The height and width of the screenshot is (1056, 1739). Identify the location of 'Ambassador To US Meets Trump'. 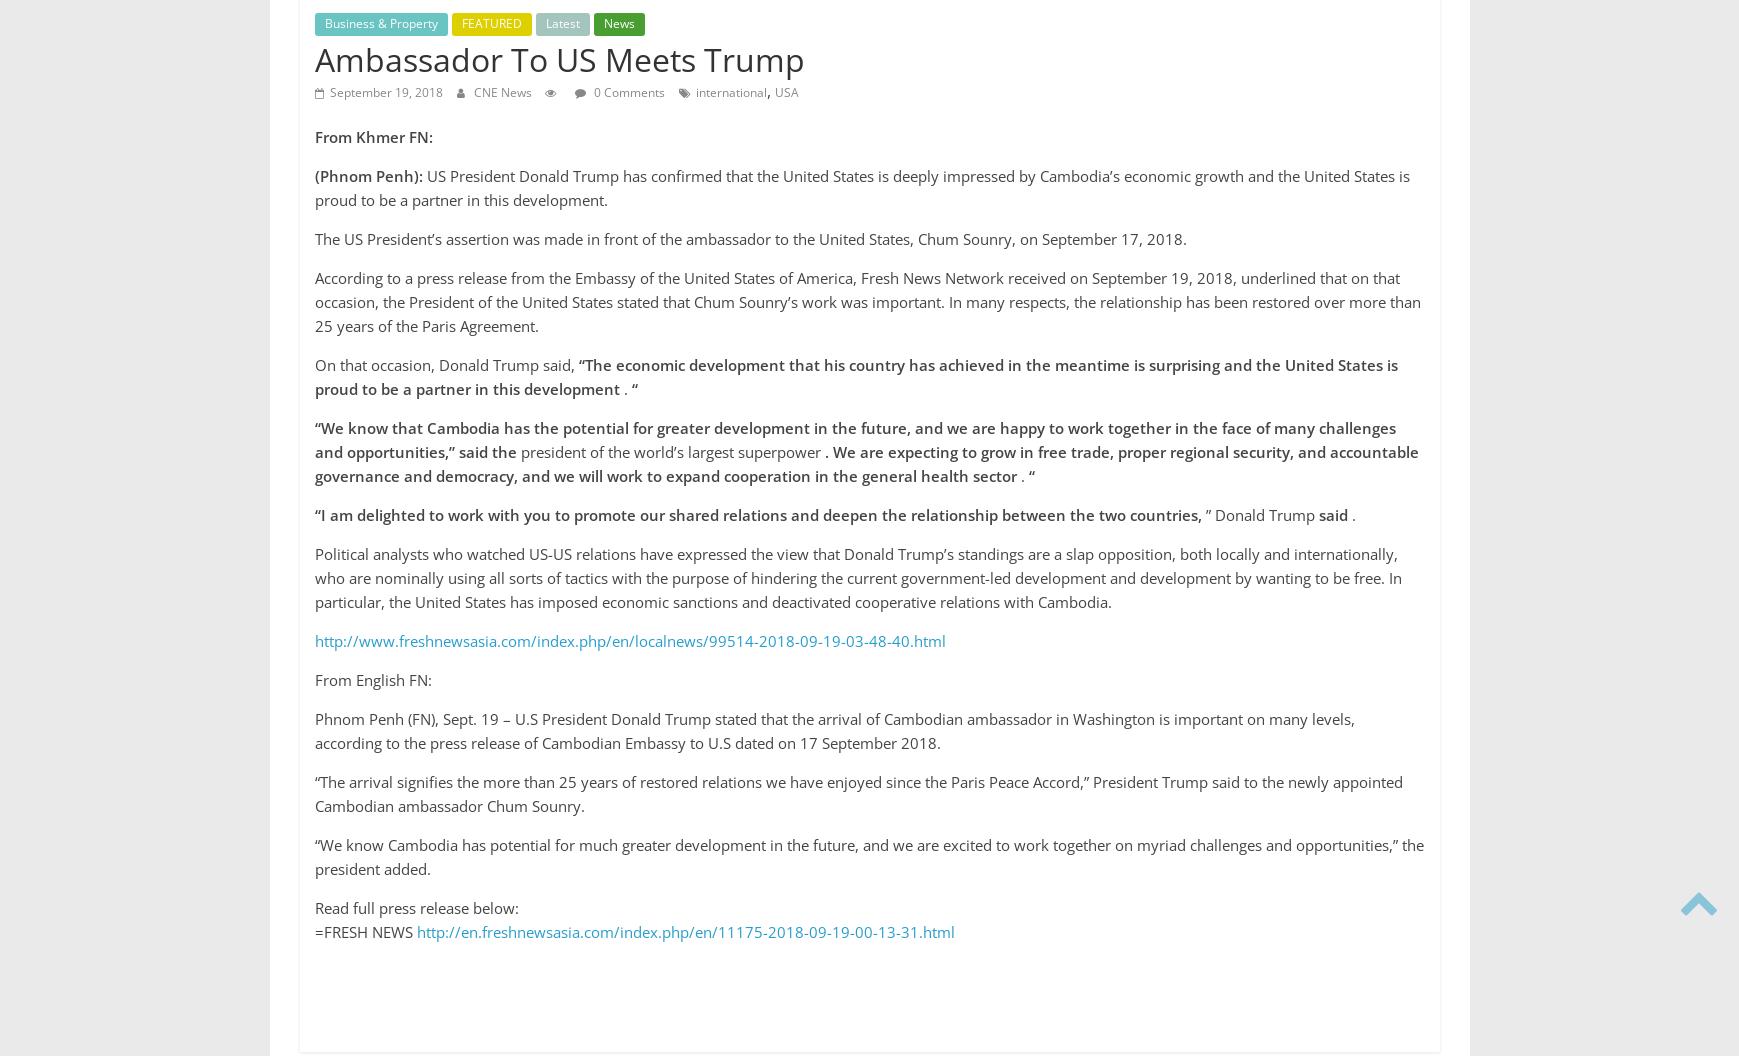
(314, 58).